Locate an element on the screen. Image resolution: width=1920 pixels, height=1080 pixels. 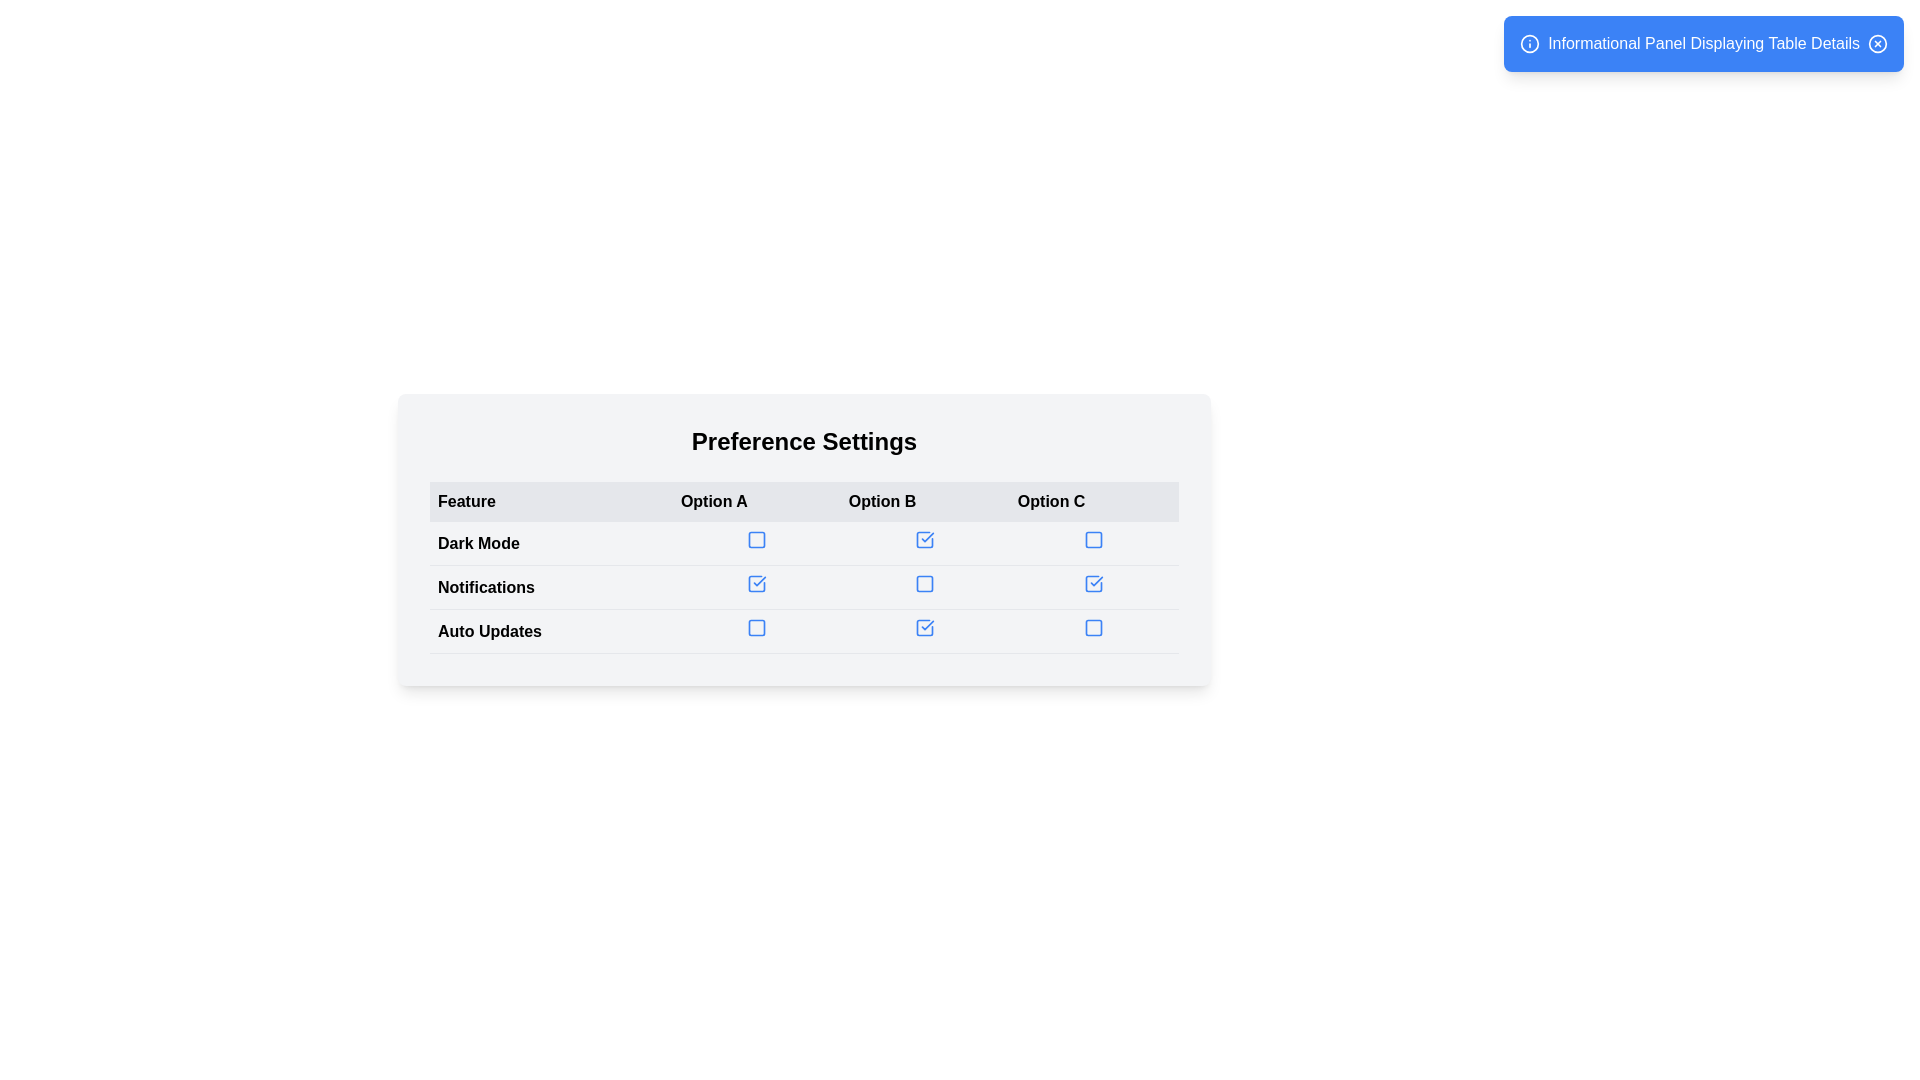
the checkbox for 'Auto Updates' under 'Option C' is located at coordinates (1093, 631).